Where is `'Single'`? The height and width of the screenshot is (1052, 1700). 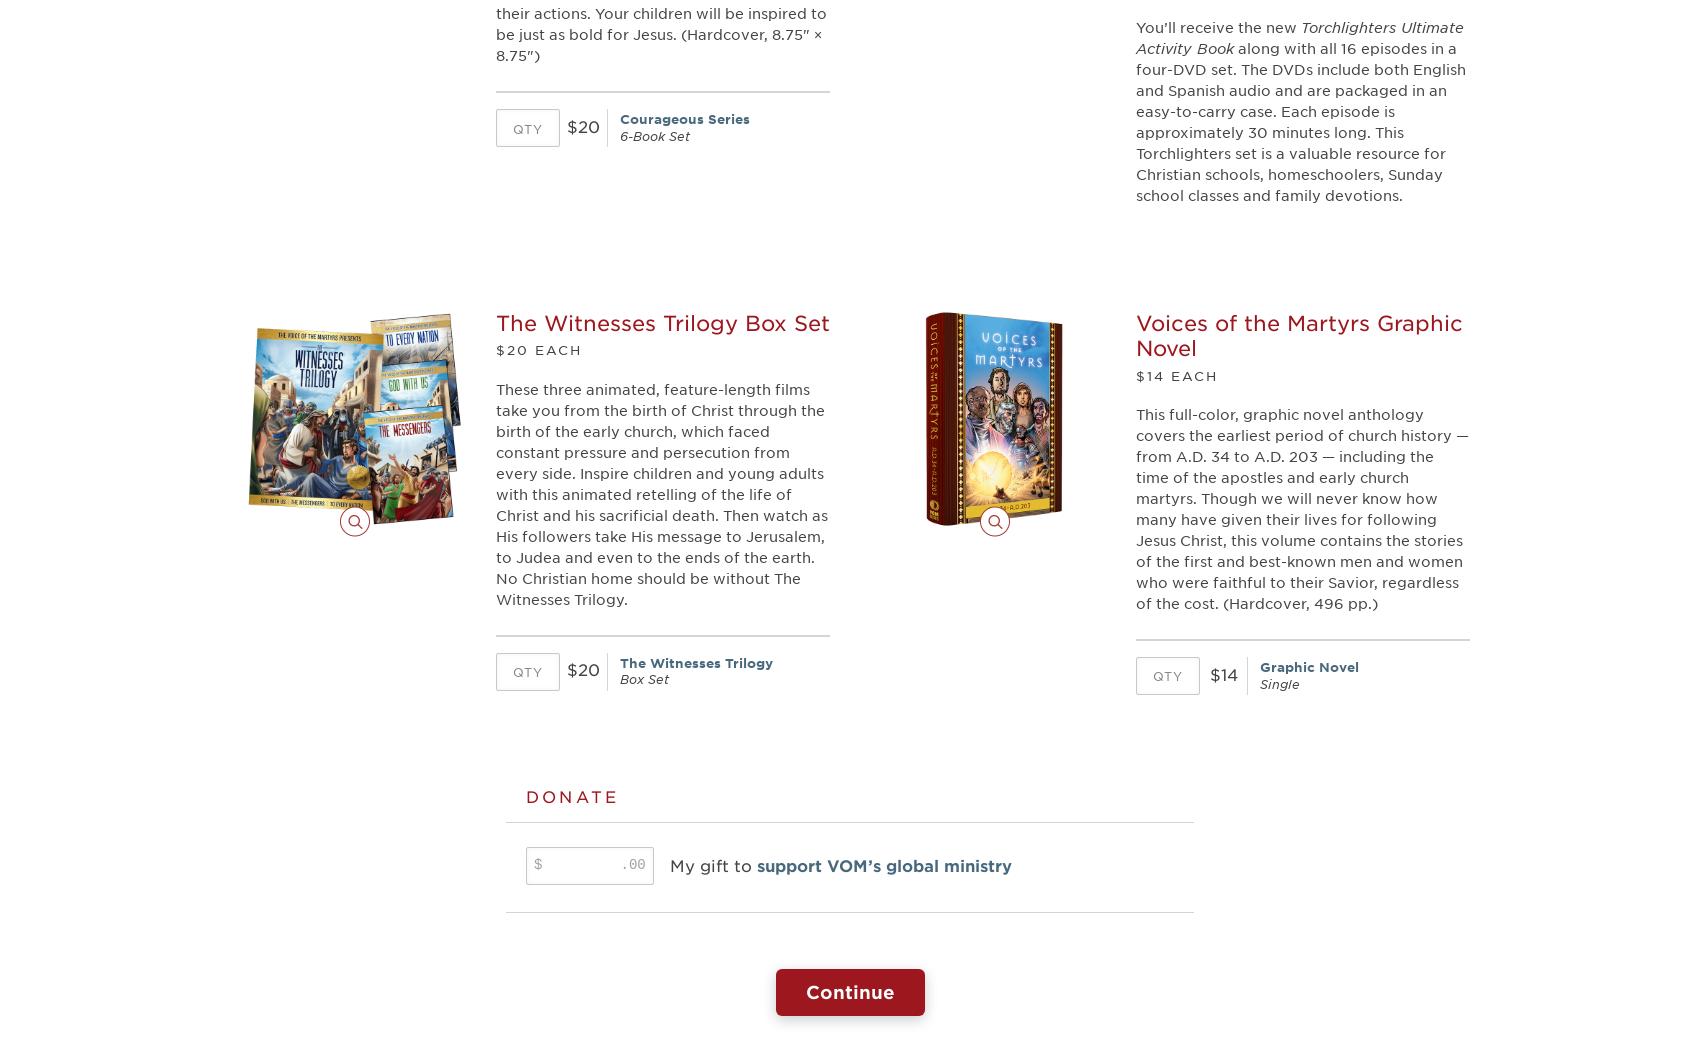
'Single' is located at coordinates (1259, 682).